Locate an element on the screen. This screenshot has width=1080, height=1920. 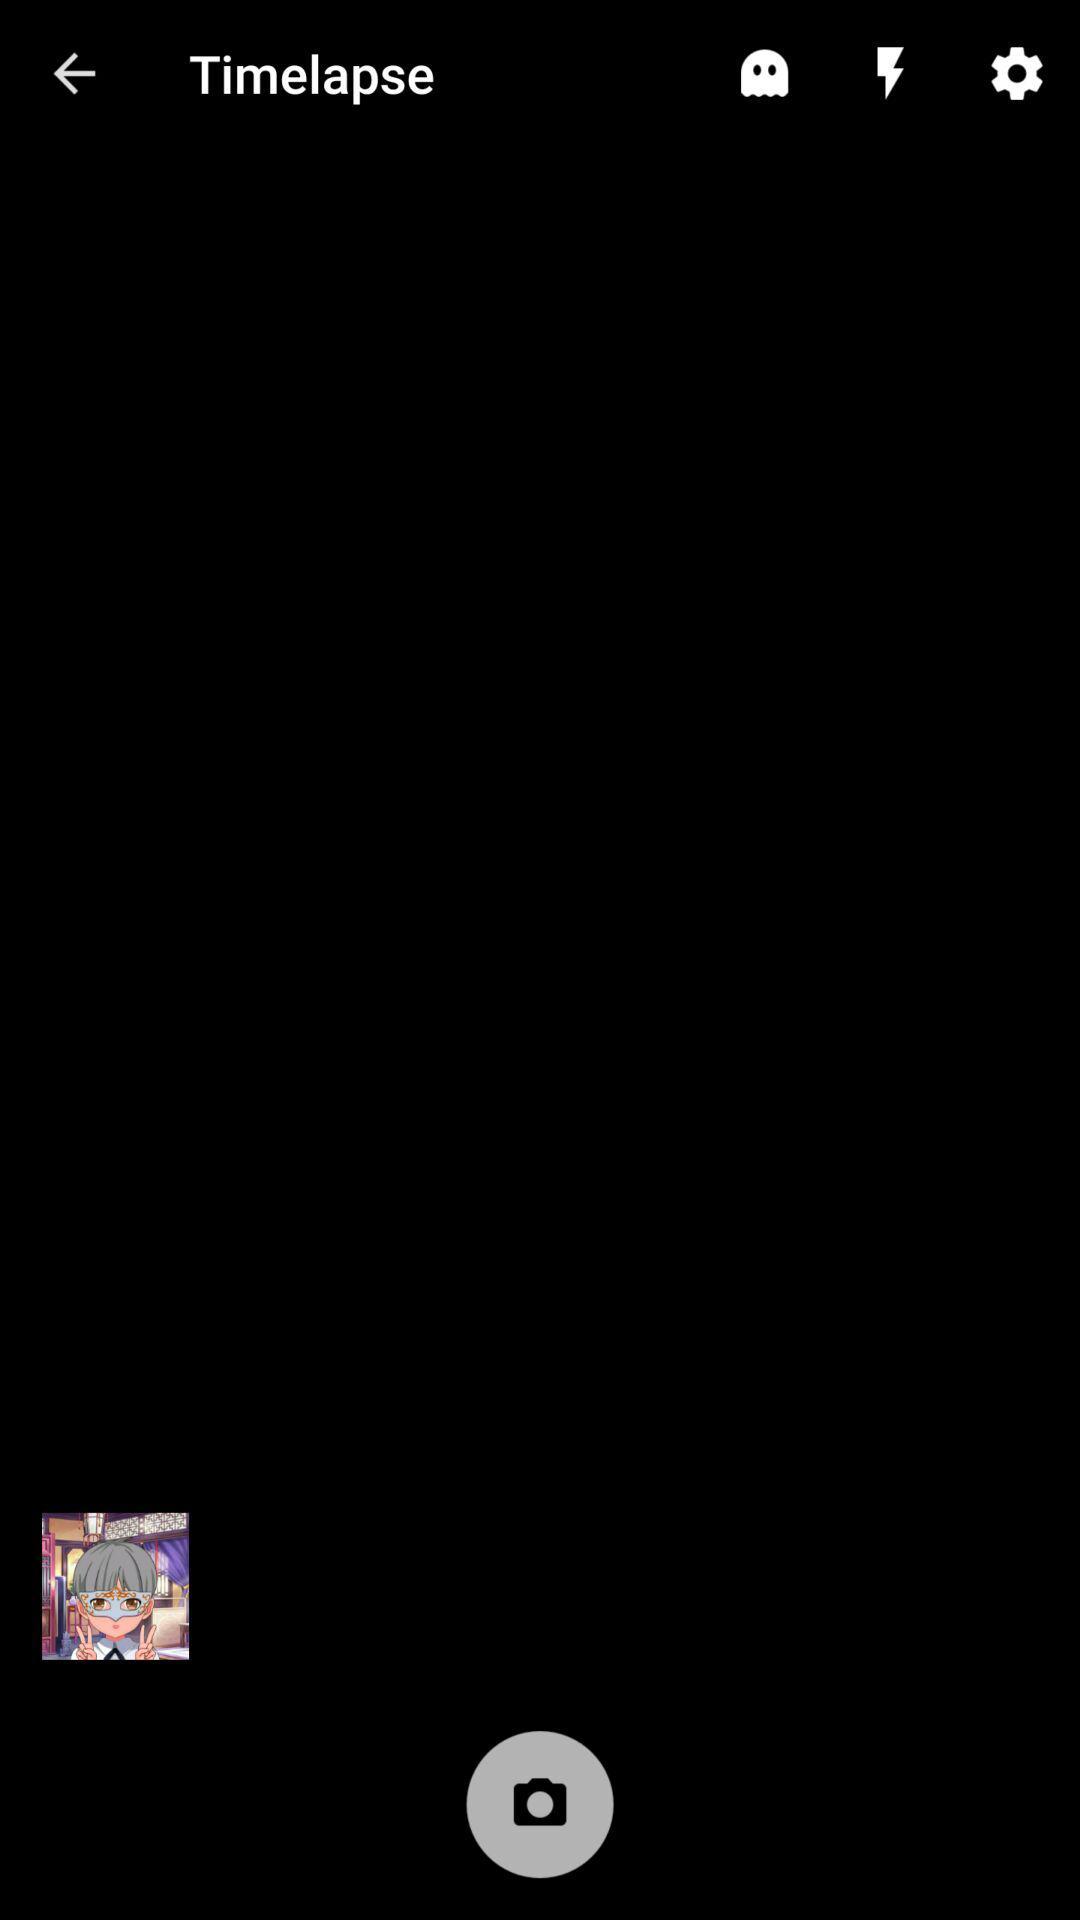
icon to the right of the timelapse icon is located at coordinates (764, 73).